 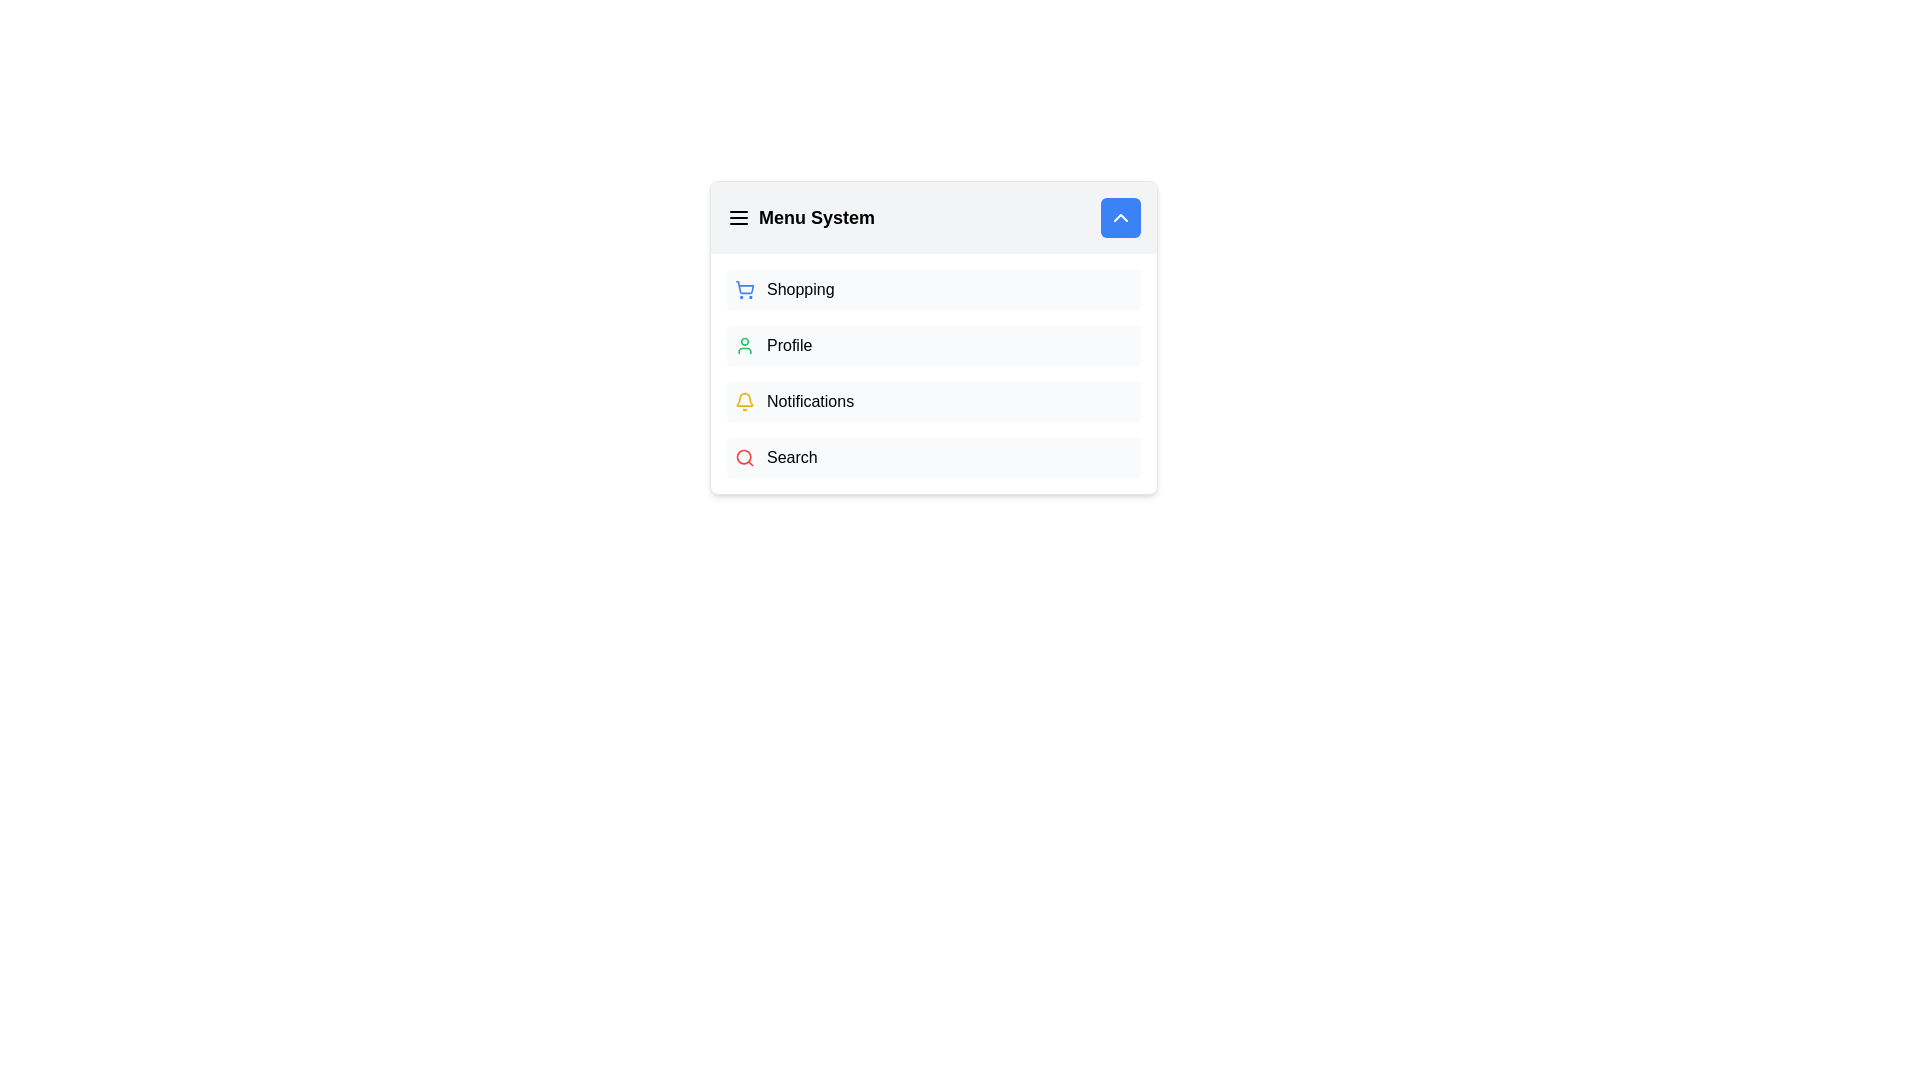 What do you see at coordinates (743, 399) in the screenshot?
I see `the notification icon located near the right side of the menu system header` at bounding box center [743, 399].